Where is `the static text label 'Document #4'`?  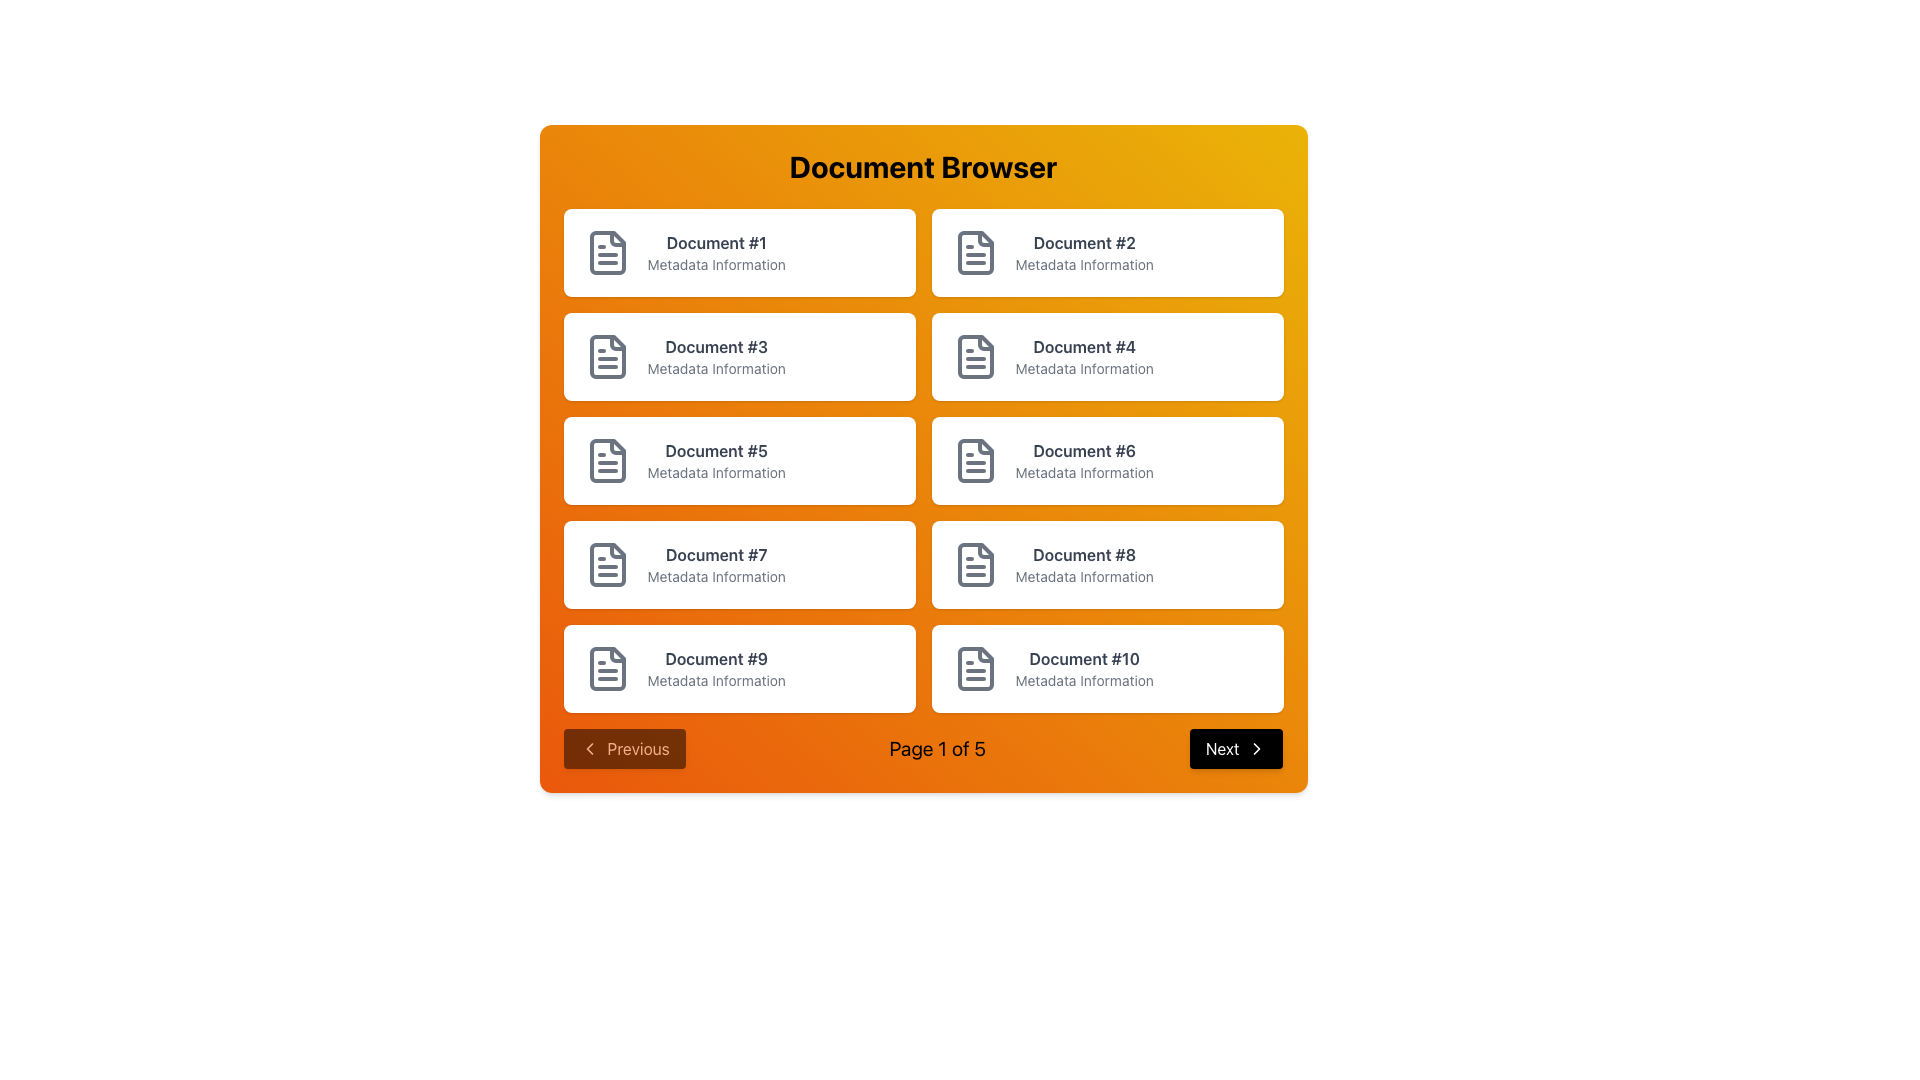 the static text label 'Document #4' is located at coordinates (1083, 346).